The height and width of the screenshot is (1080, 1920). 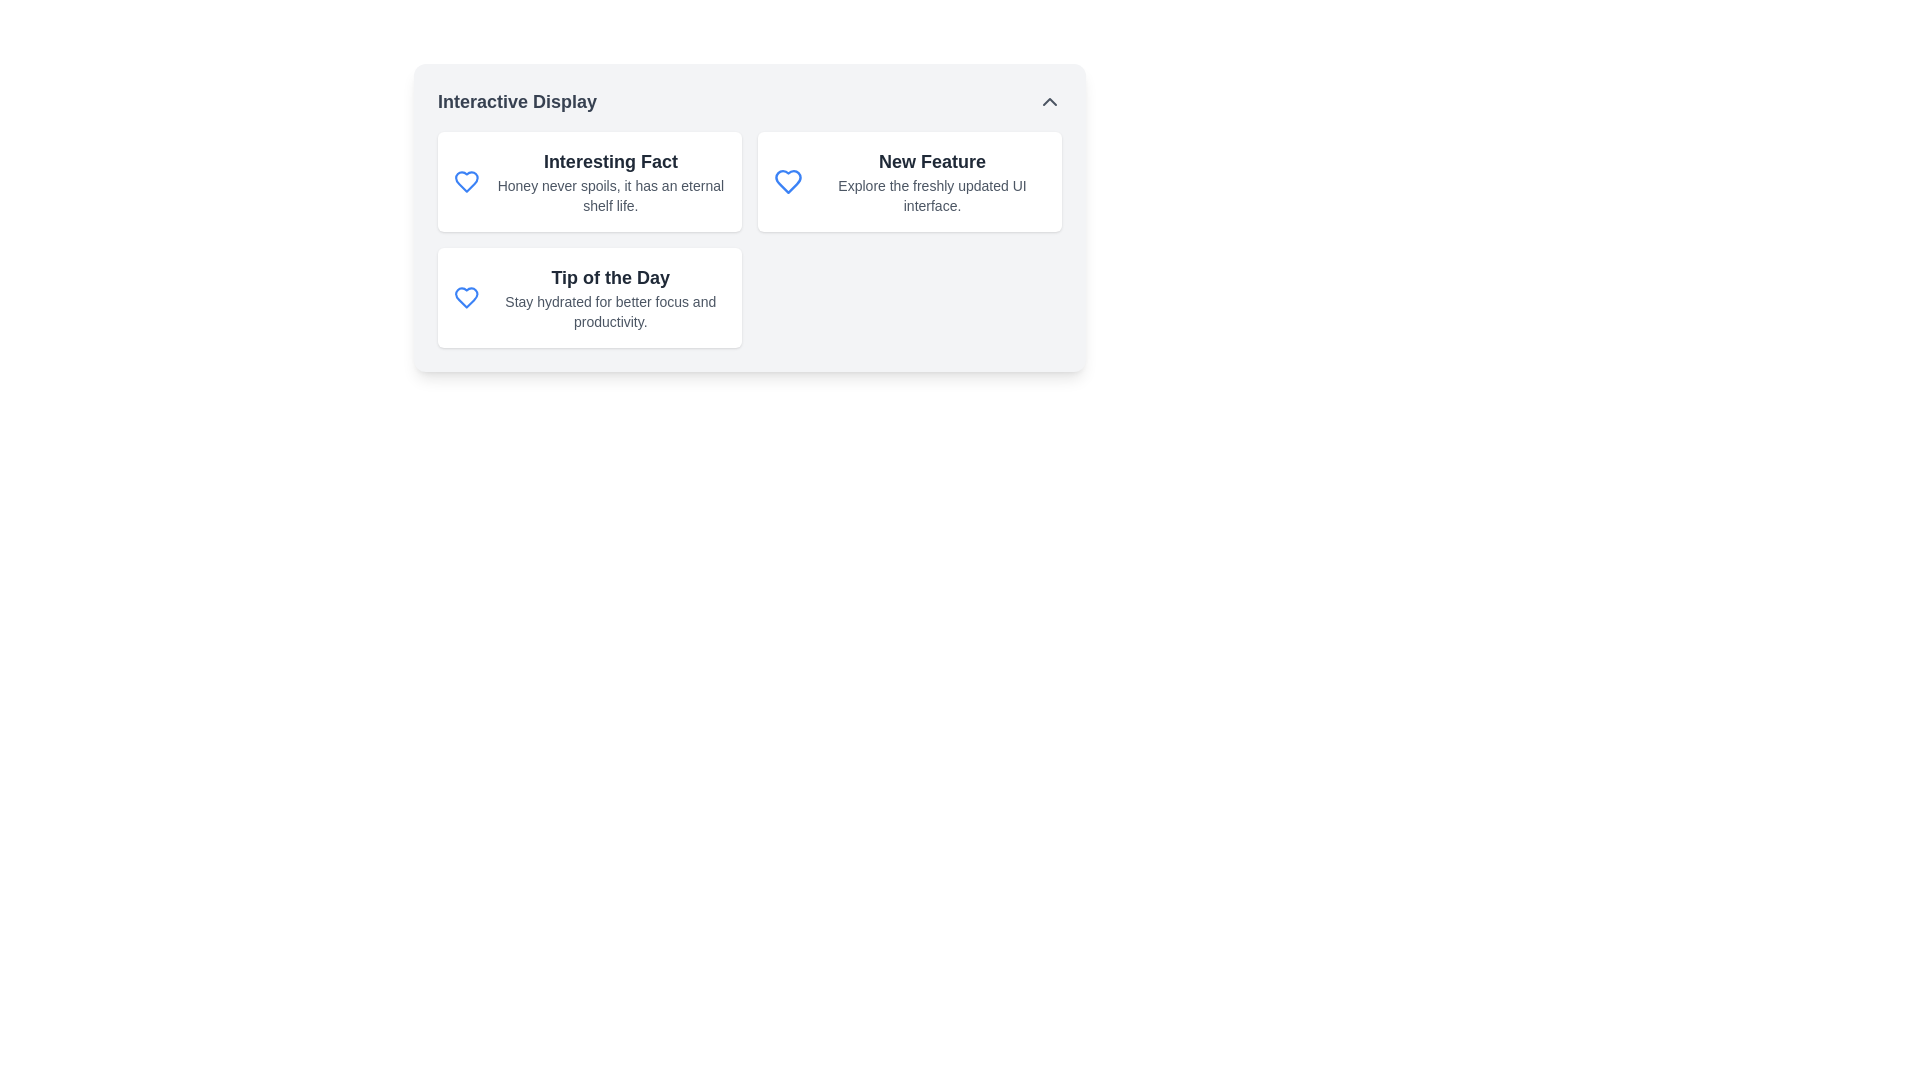 What do you see at coordinates (609, 181) in the screenshot?
I see `the Text display block that shows the title 'Interesting Fact' and description 'Honey never spoils, it has an eternal shelf life.'` at bounding box center [609, 181].